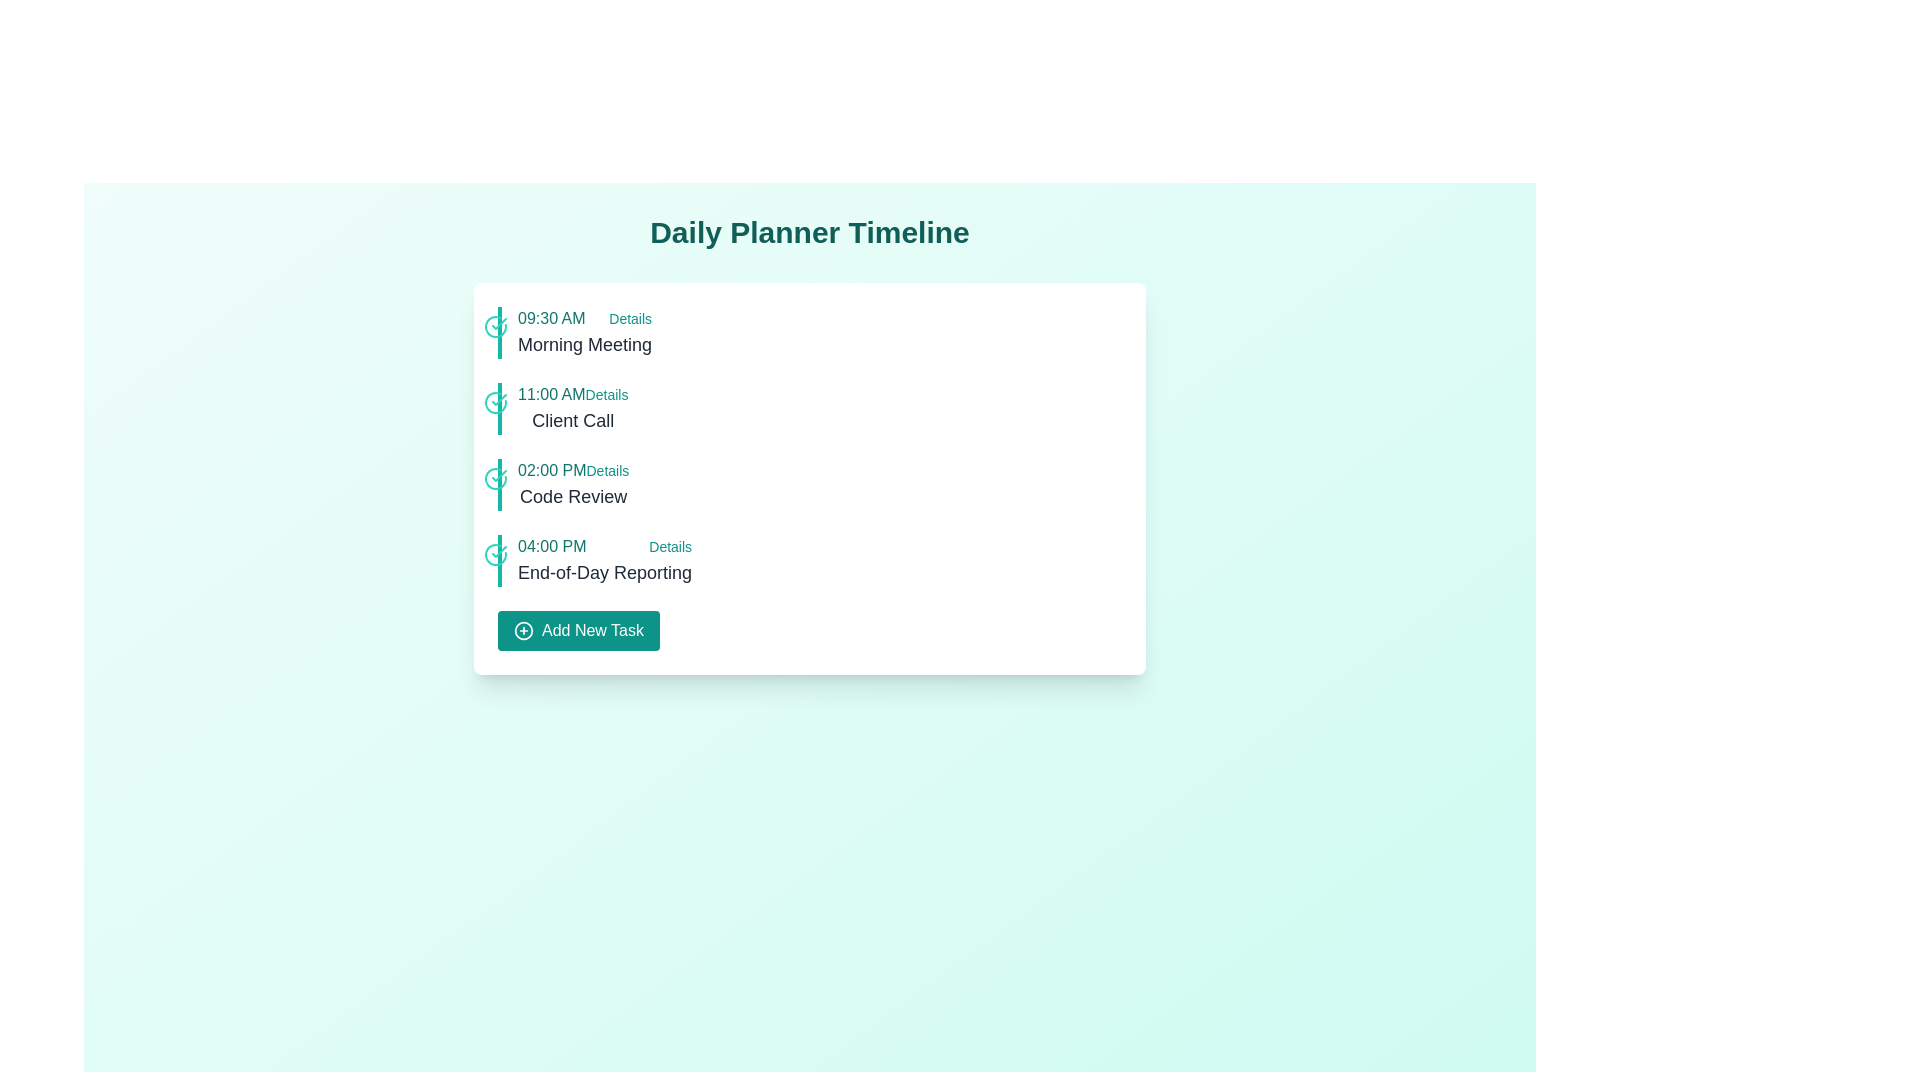 Image resolution: width=1920 pixels, height=1080 pixels. I want to click on the 'Details' link of the fourth entry in the Daily Planner Timeline to read the event details, so click(603, 560).